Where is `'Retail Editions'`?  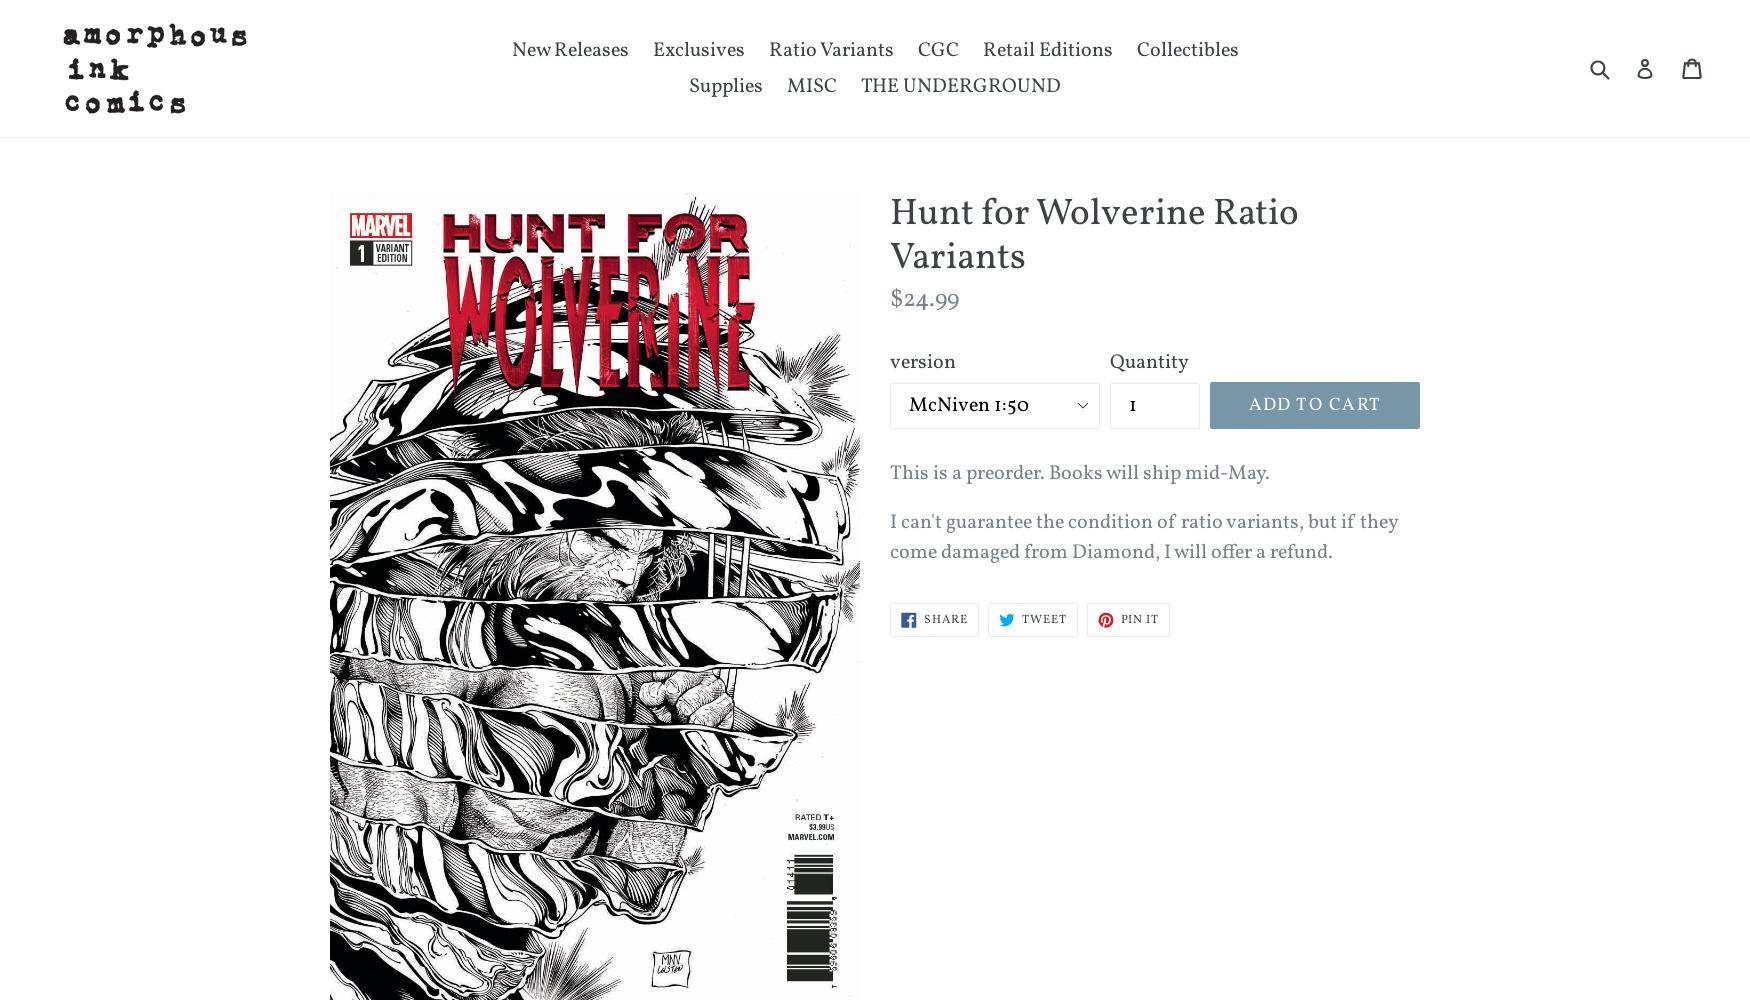
'Retail Editions' is located at coordinates (1046, 50).